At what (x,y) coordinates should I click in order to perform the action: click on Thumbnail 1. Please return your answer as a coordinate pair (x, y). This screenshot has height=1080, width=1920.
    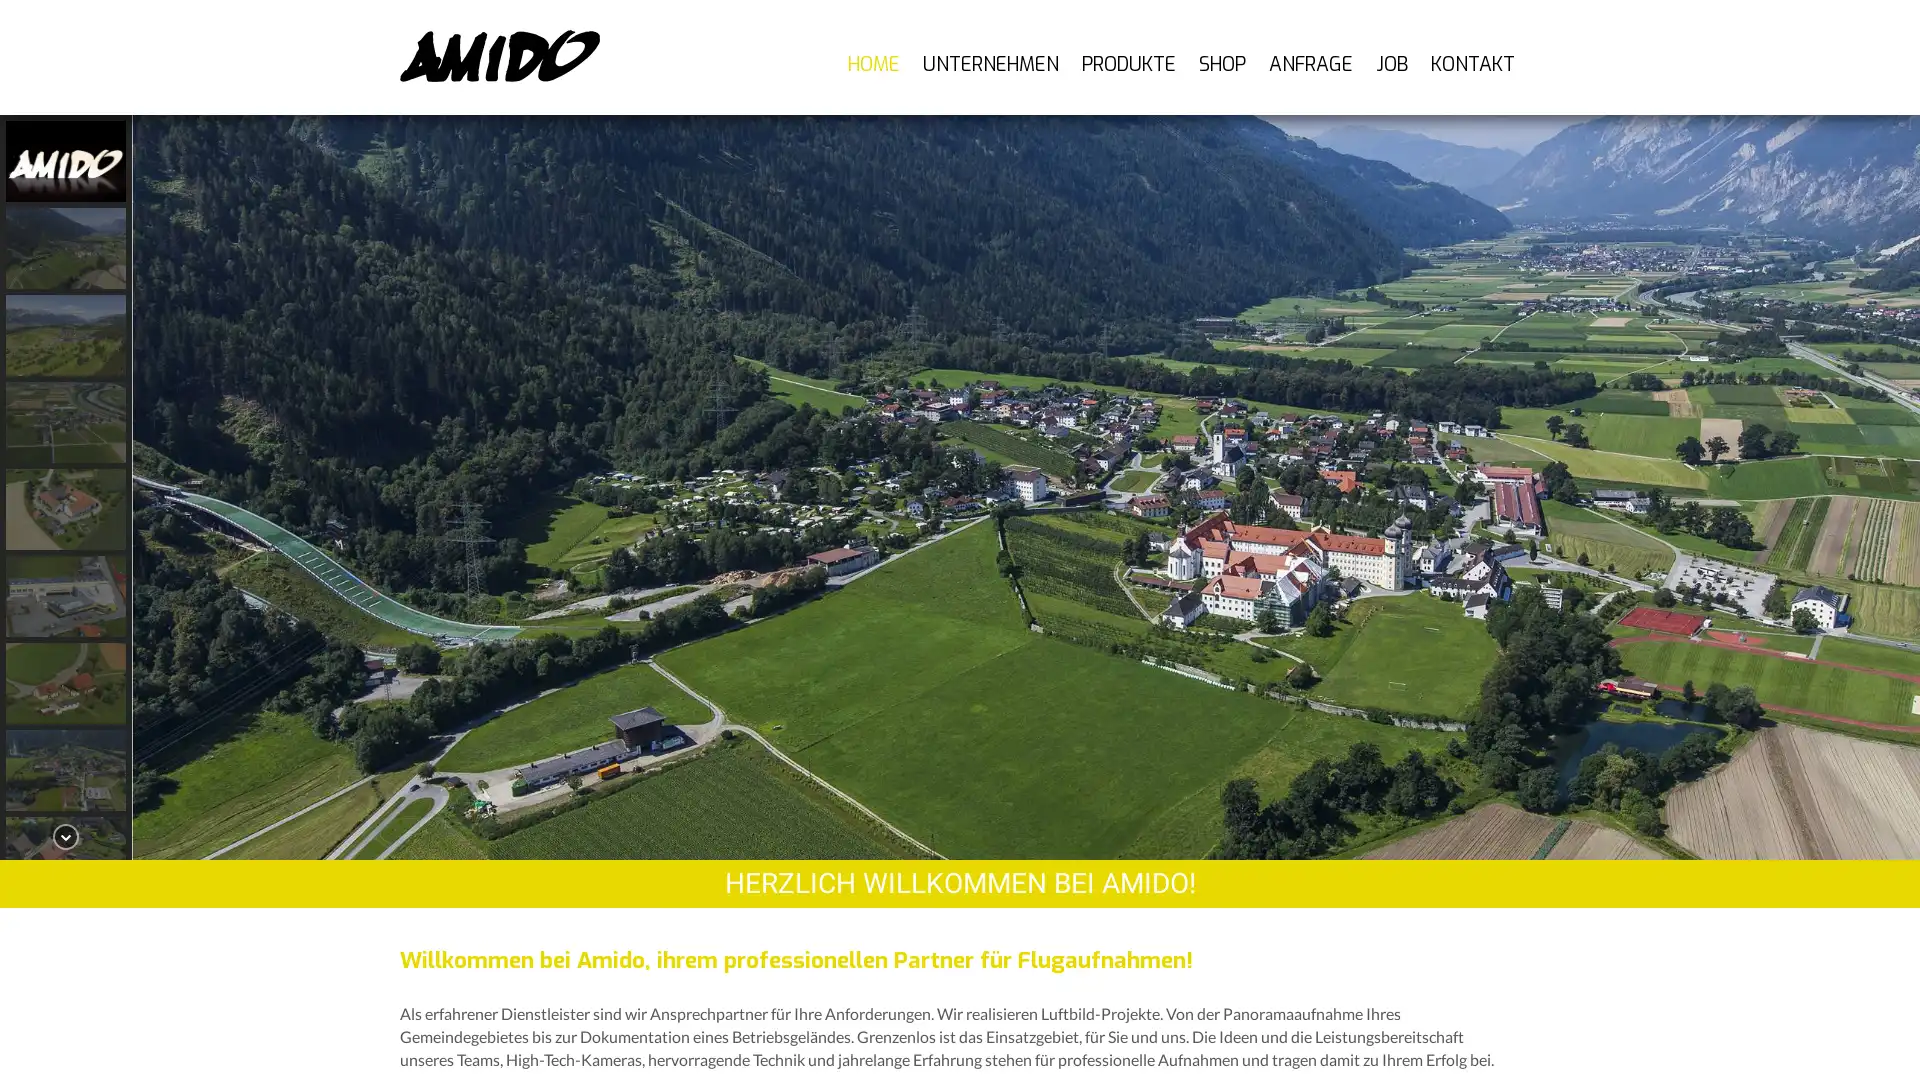
    Looking at the image, I should click on (66, 160).